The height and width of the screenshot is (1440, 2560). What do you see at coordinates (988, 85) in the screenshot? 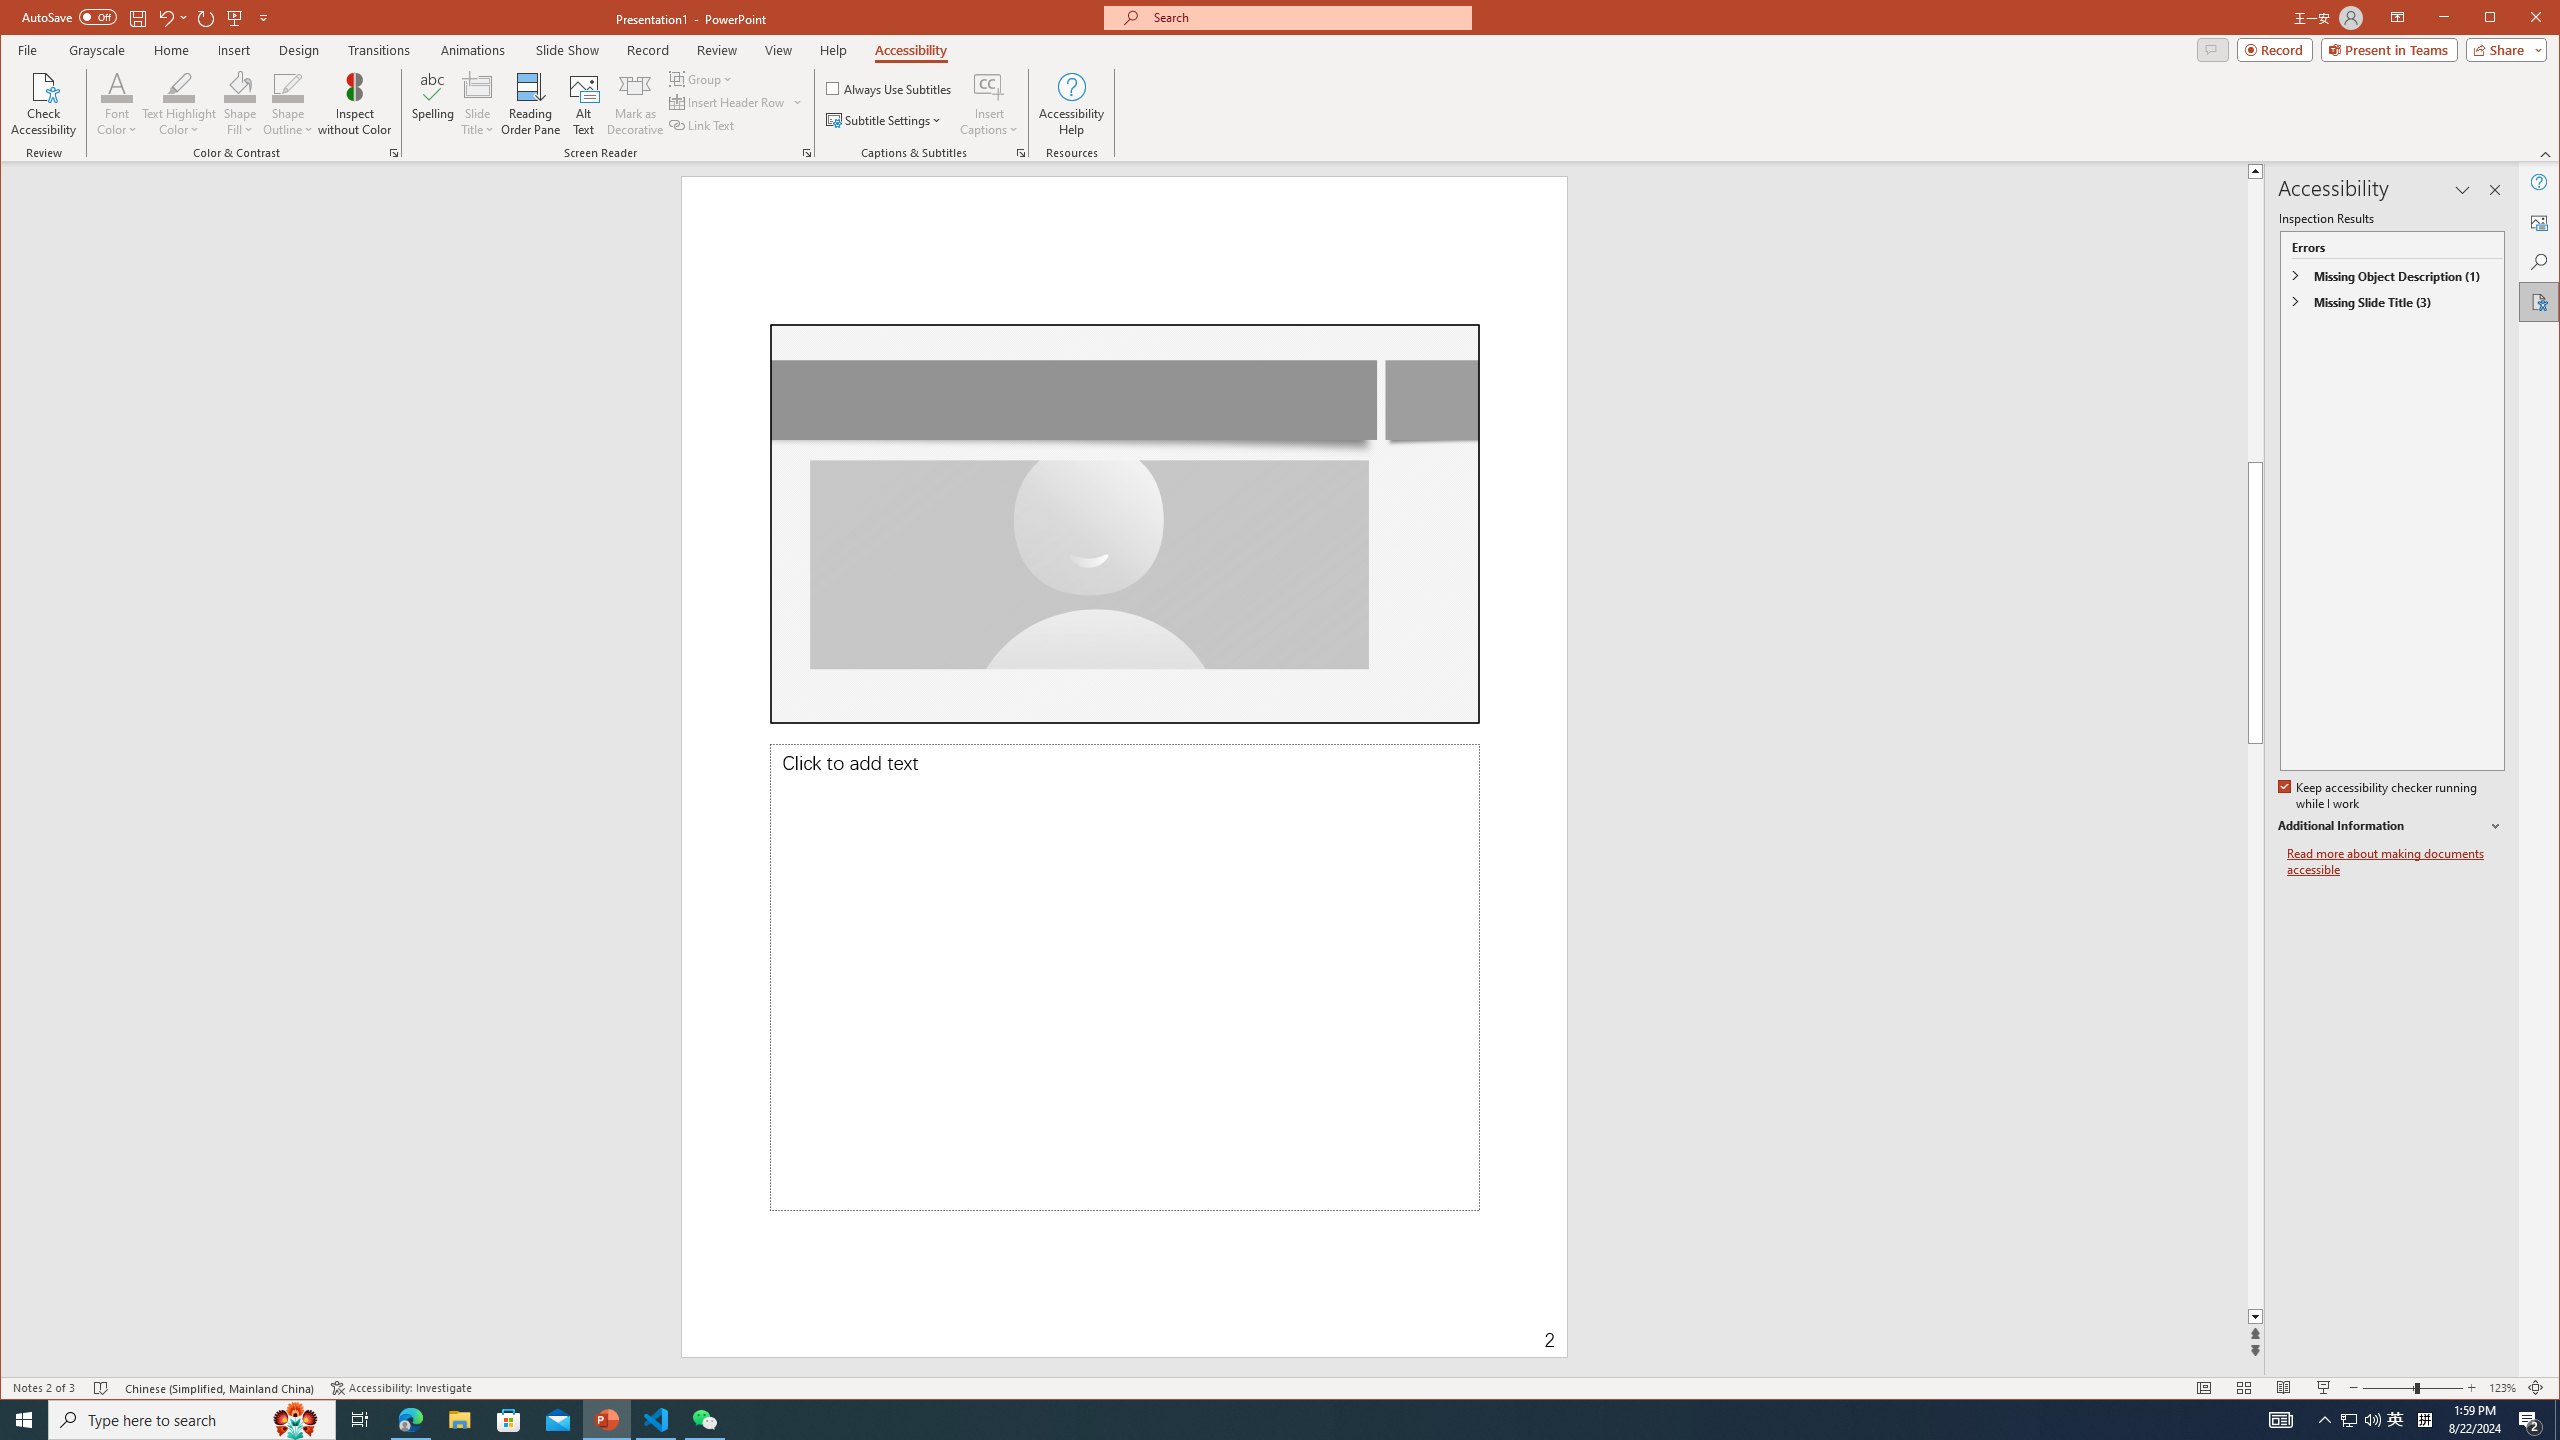
I see `'Insert Captions'` at bounding box center [988, 85].